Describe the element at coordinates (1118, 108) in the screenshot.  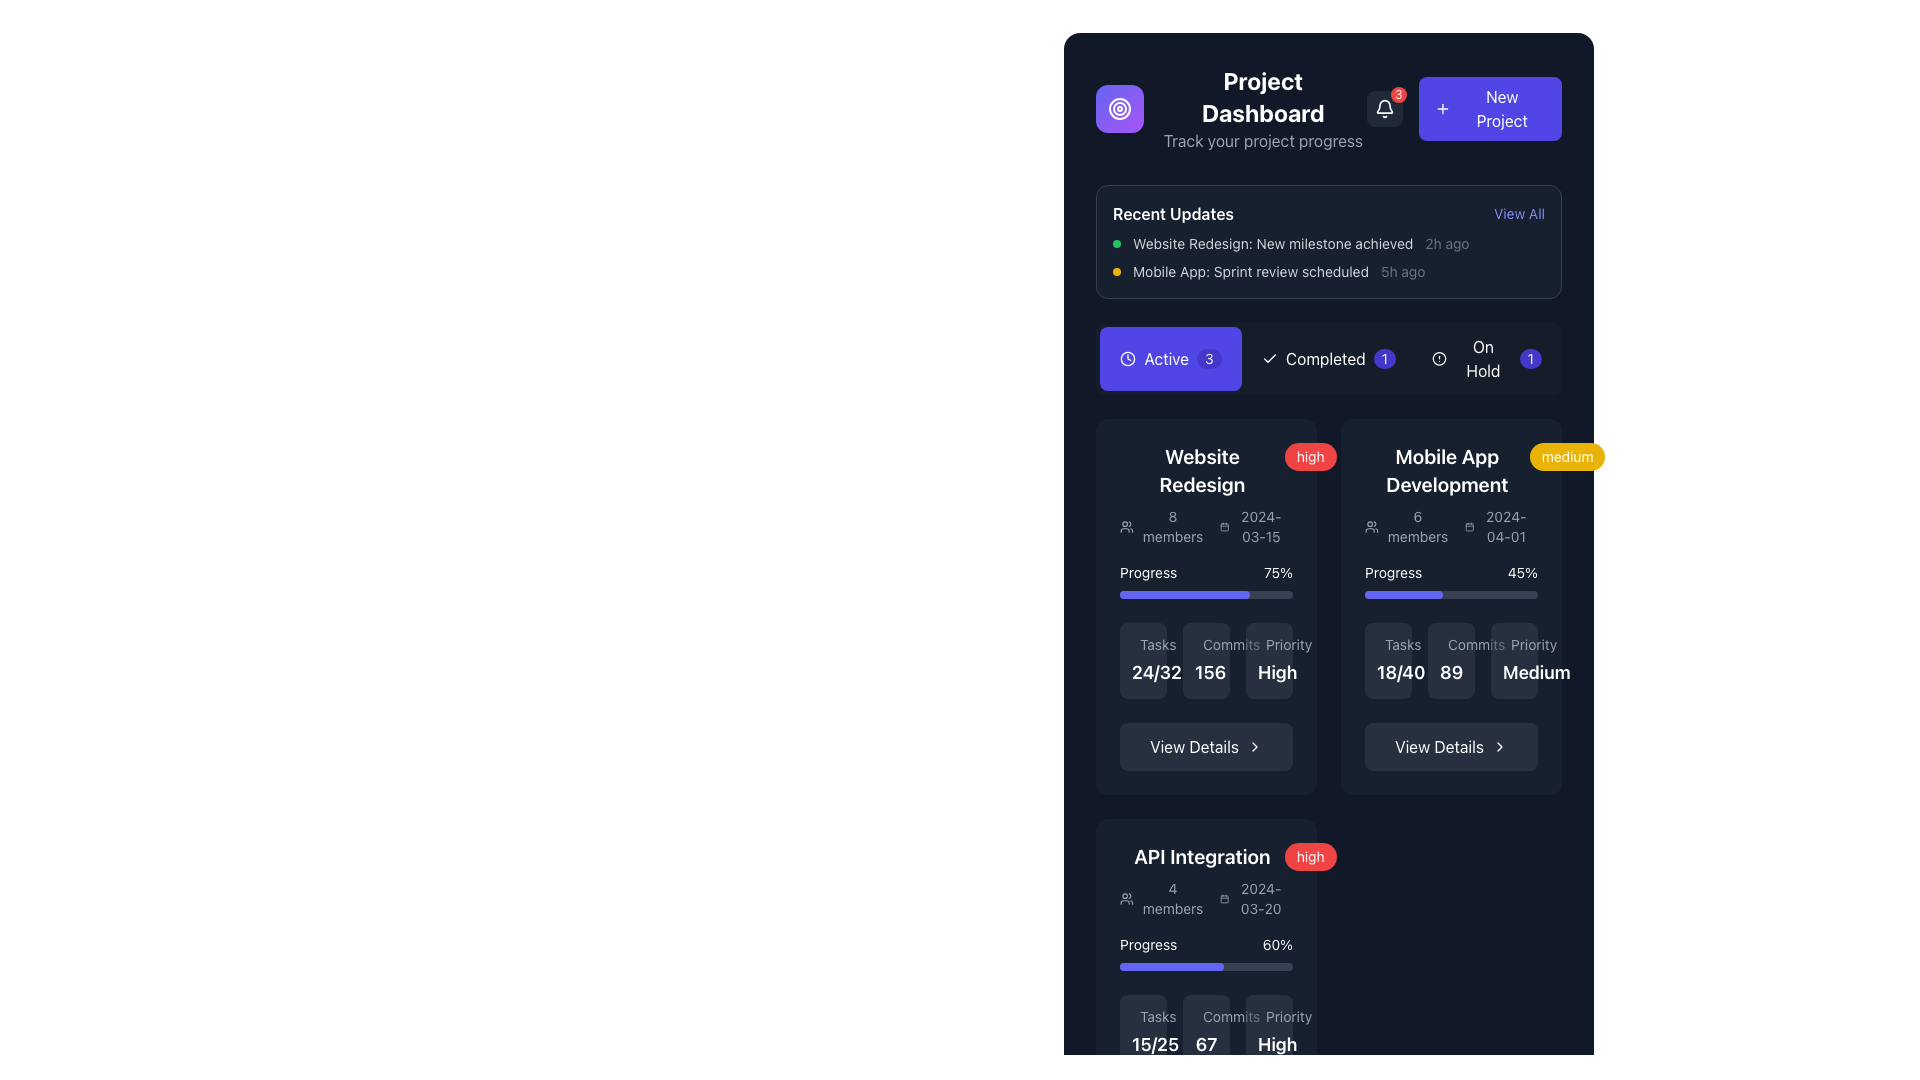
I see `the outermost circular SVG shape of the concentric circle icon, located to the left of the 'Dashboard' text` at that location.